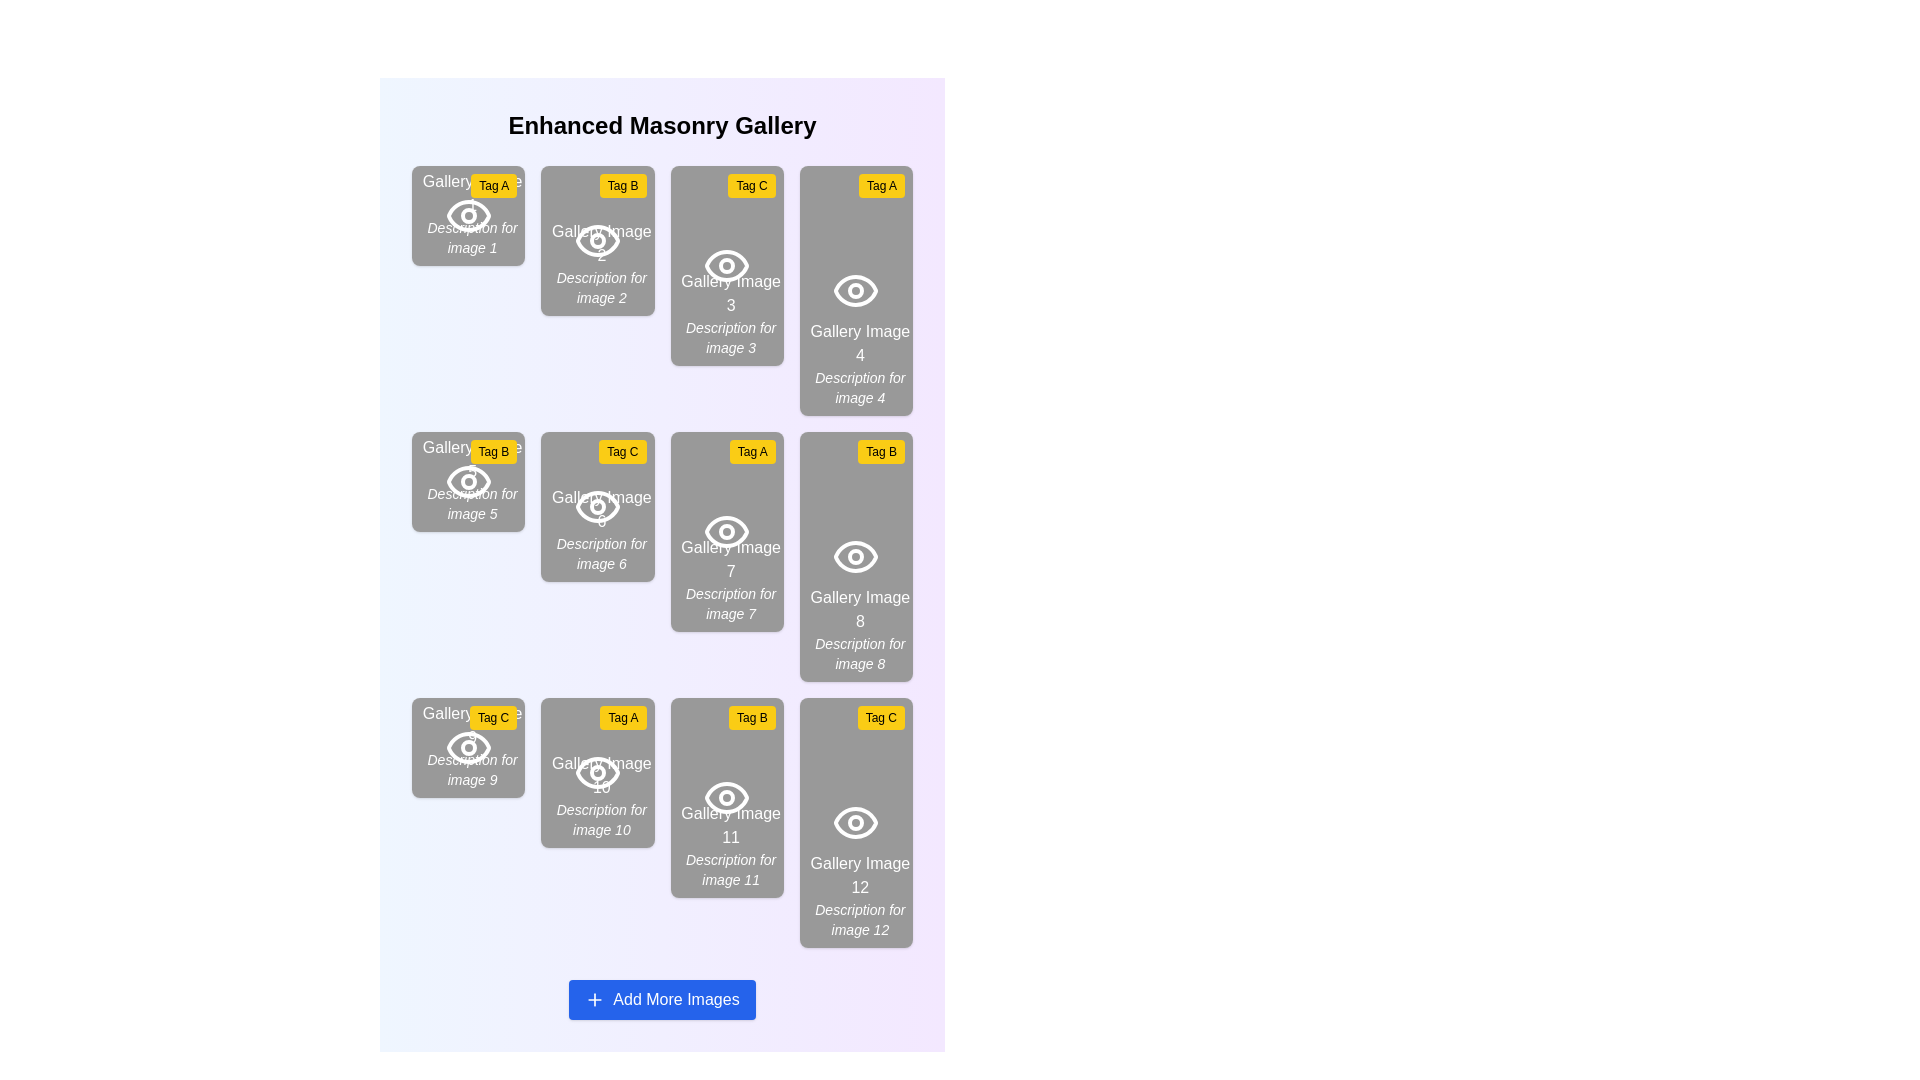 Image resolution: width=1920 pixels, height=1080 pixels. Describe the element at coordinates (596, 505) in the screenshot. I see `on the image preview card located in the second position of the second row of the gallery` at that location.